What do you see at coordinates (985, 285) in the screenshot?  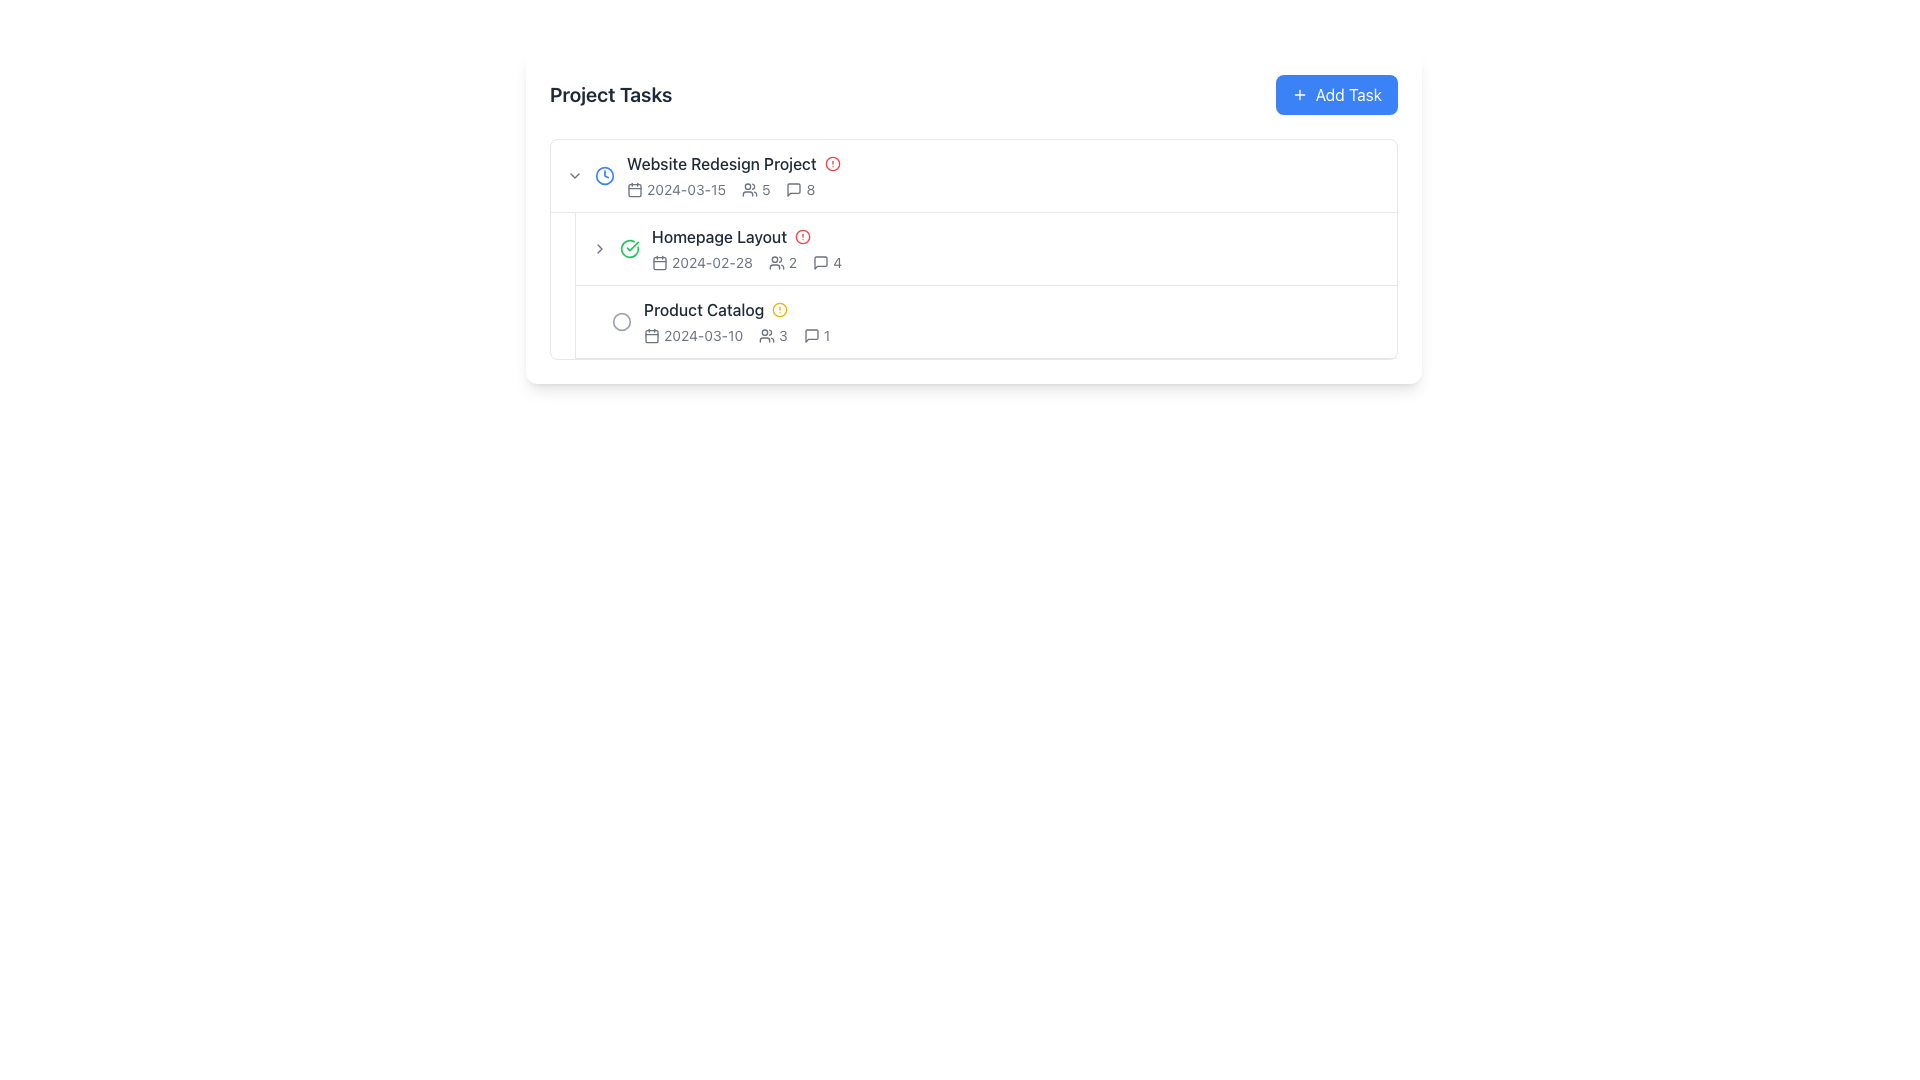 I see `the task item titled 'Homepage Layout'` at bounding box center [985, 285].